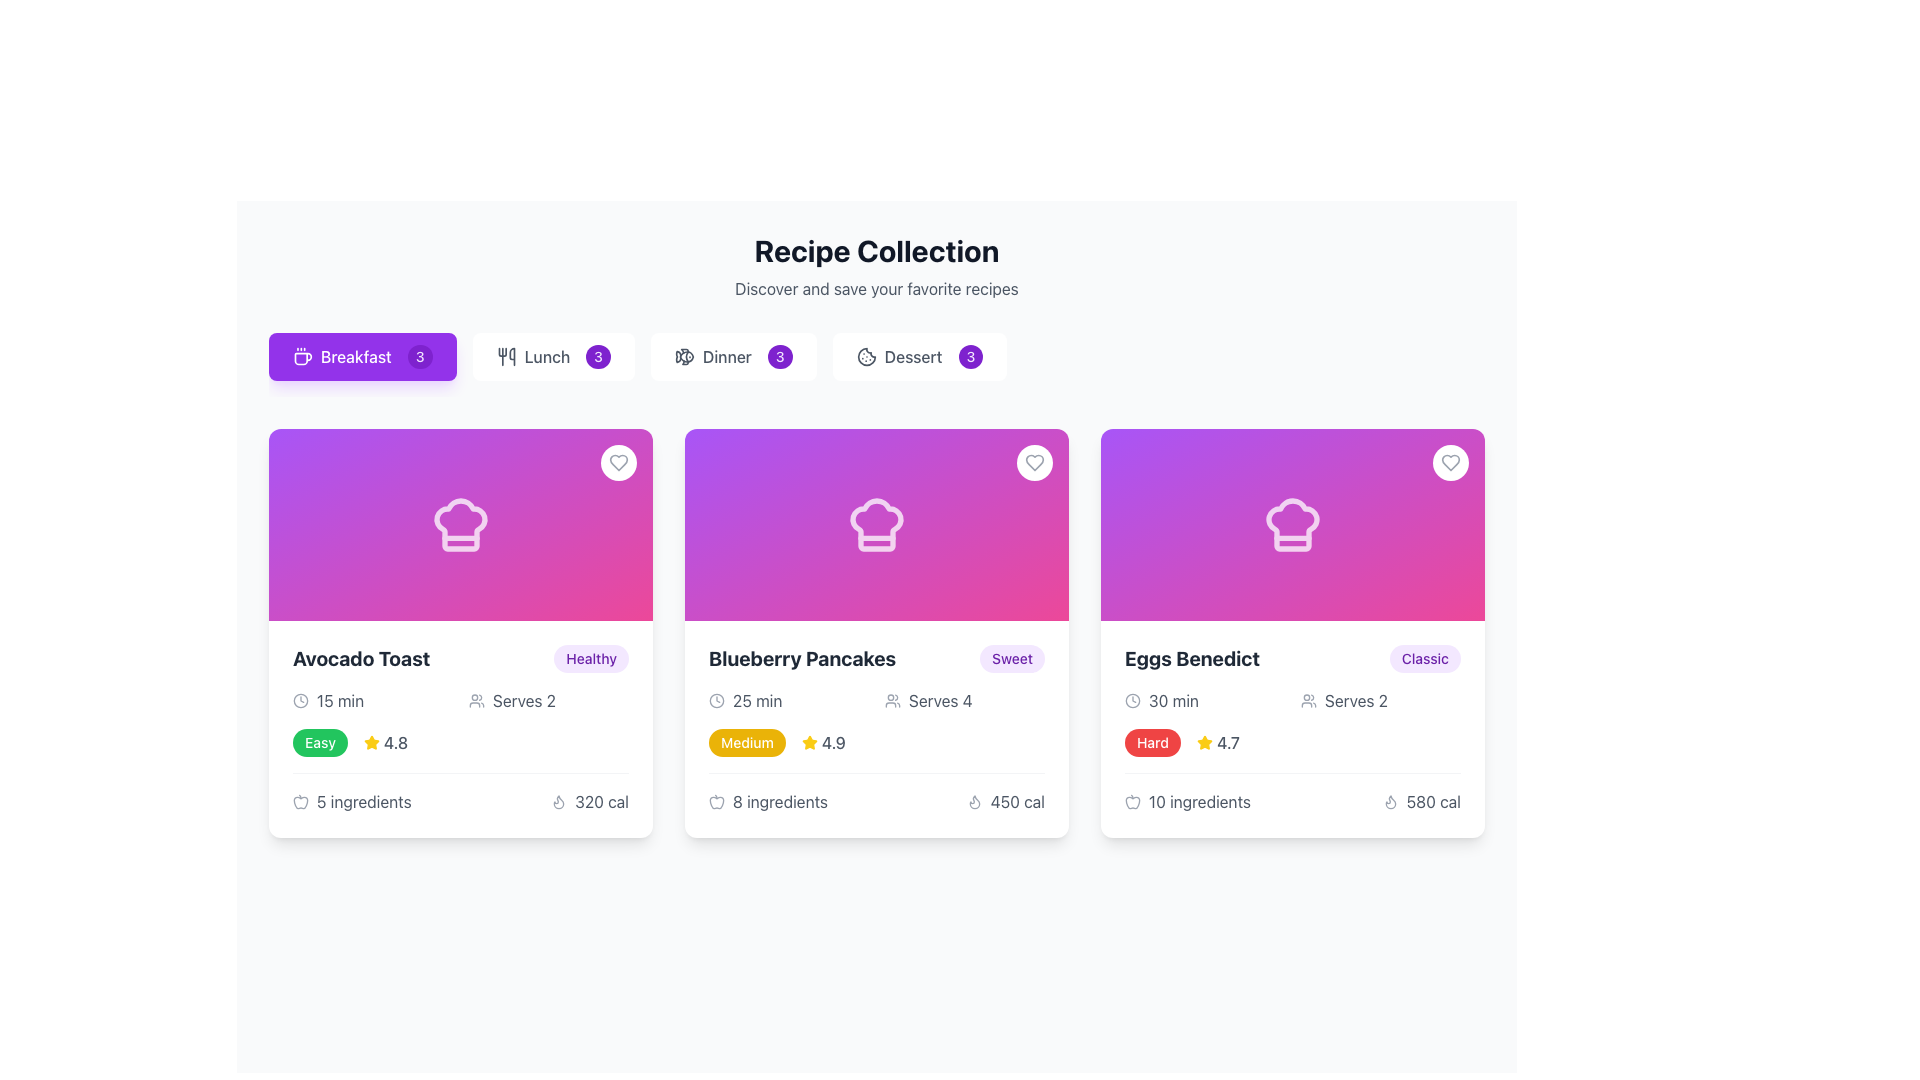 The height and width of the screenshot is (1080, 1920). What do you see at coordinates (1173, 700) in the screenshot?
I see `text label indicating the preparation time for the 'Eggs Benedict' recipe located in the lower-left corner of the recipe card` at bounding box center [1173, 700].